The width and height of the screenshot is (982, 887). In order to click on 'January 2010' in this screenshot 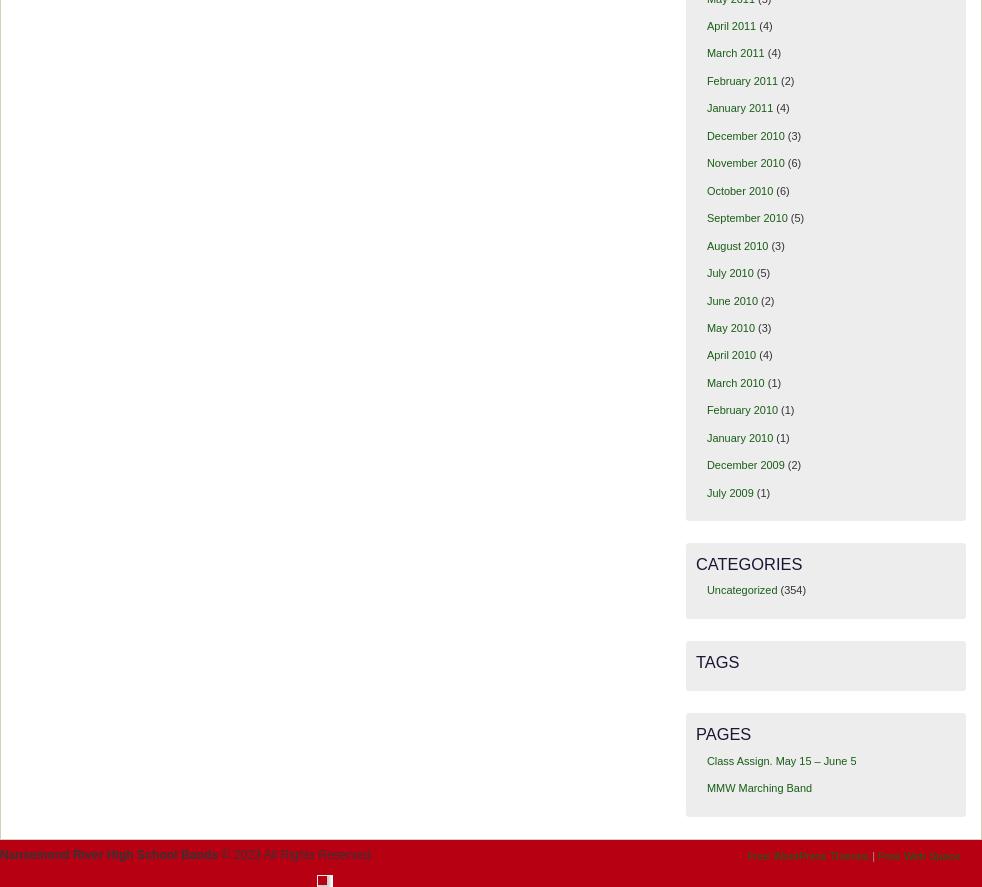, I will do `click(739, 437)`.